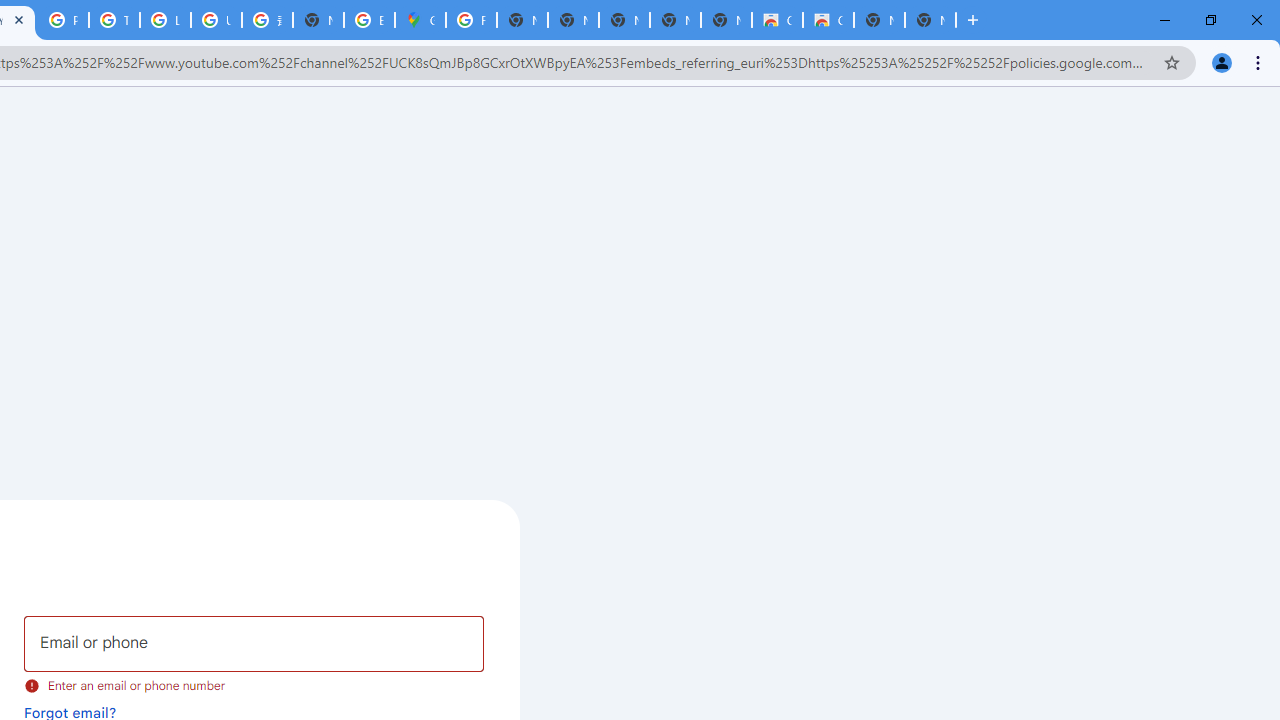  Describe the element at coordinates (828, 20) in the screenshot. I see `'Classic Blue - Chrome Web Store'` at that location.